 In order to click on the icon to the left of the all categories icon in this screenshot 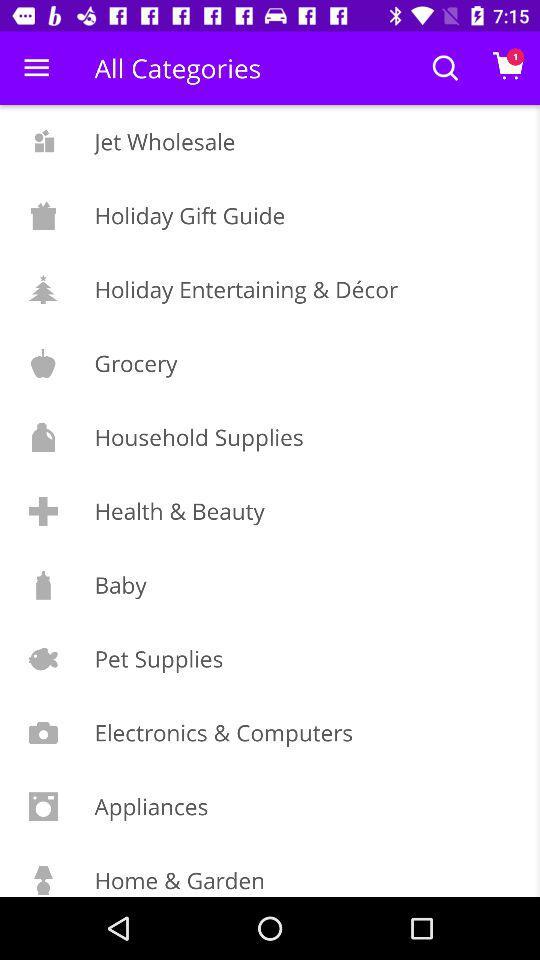, I will do `click(36, 68)`.